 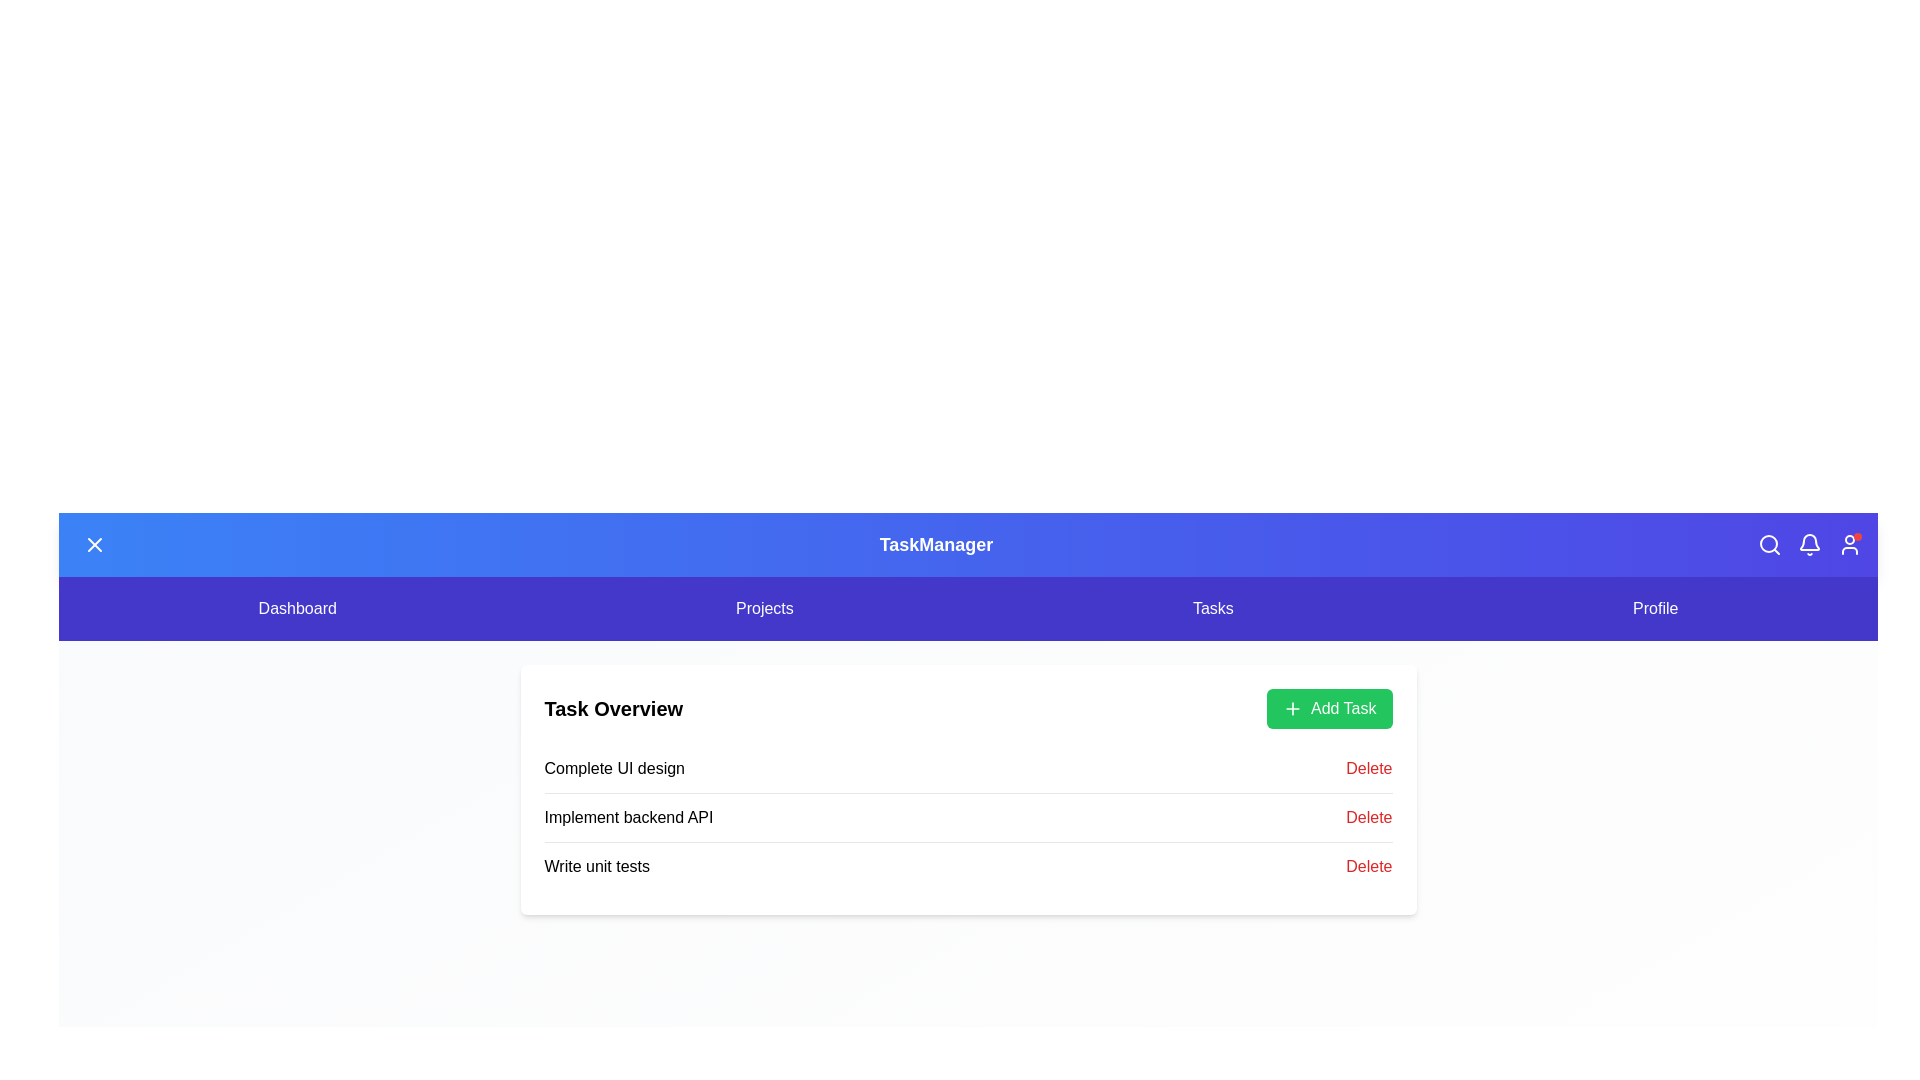 I want to click on the menu toggle button to toggle the menu state, so click(x=94, y=544).